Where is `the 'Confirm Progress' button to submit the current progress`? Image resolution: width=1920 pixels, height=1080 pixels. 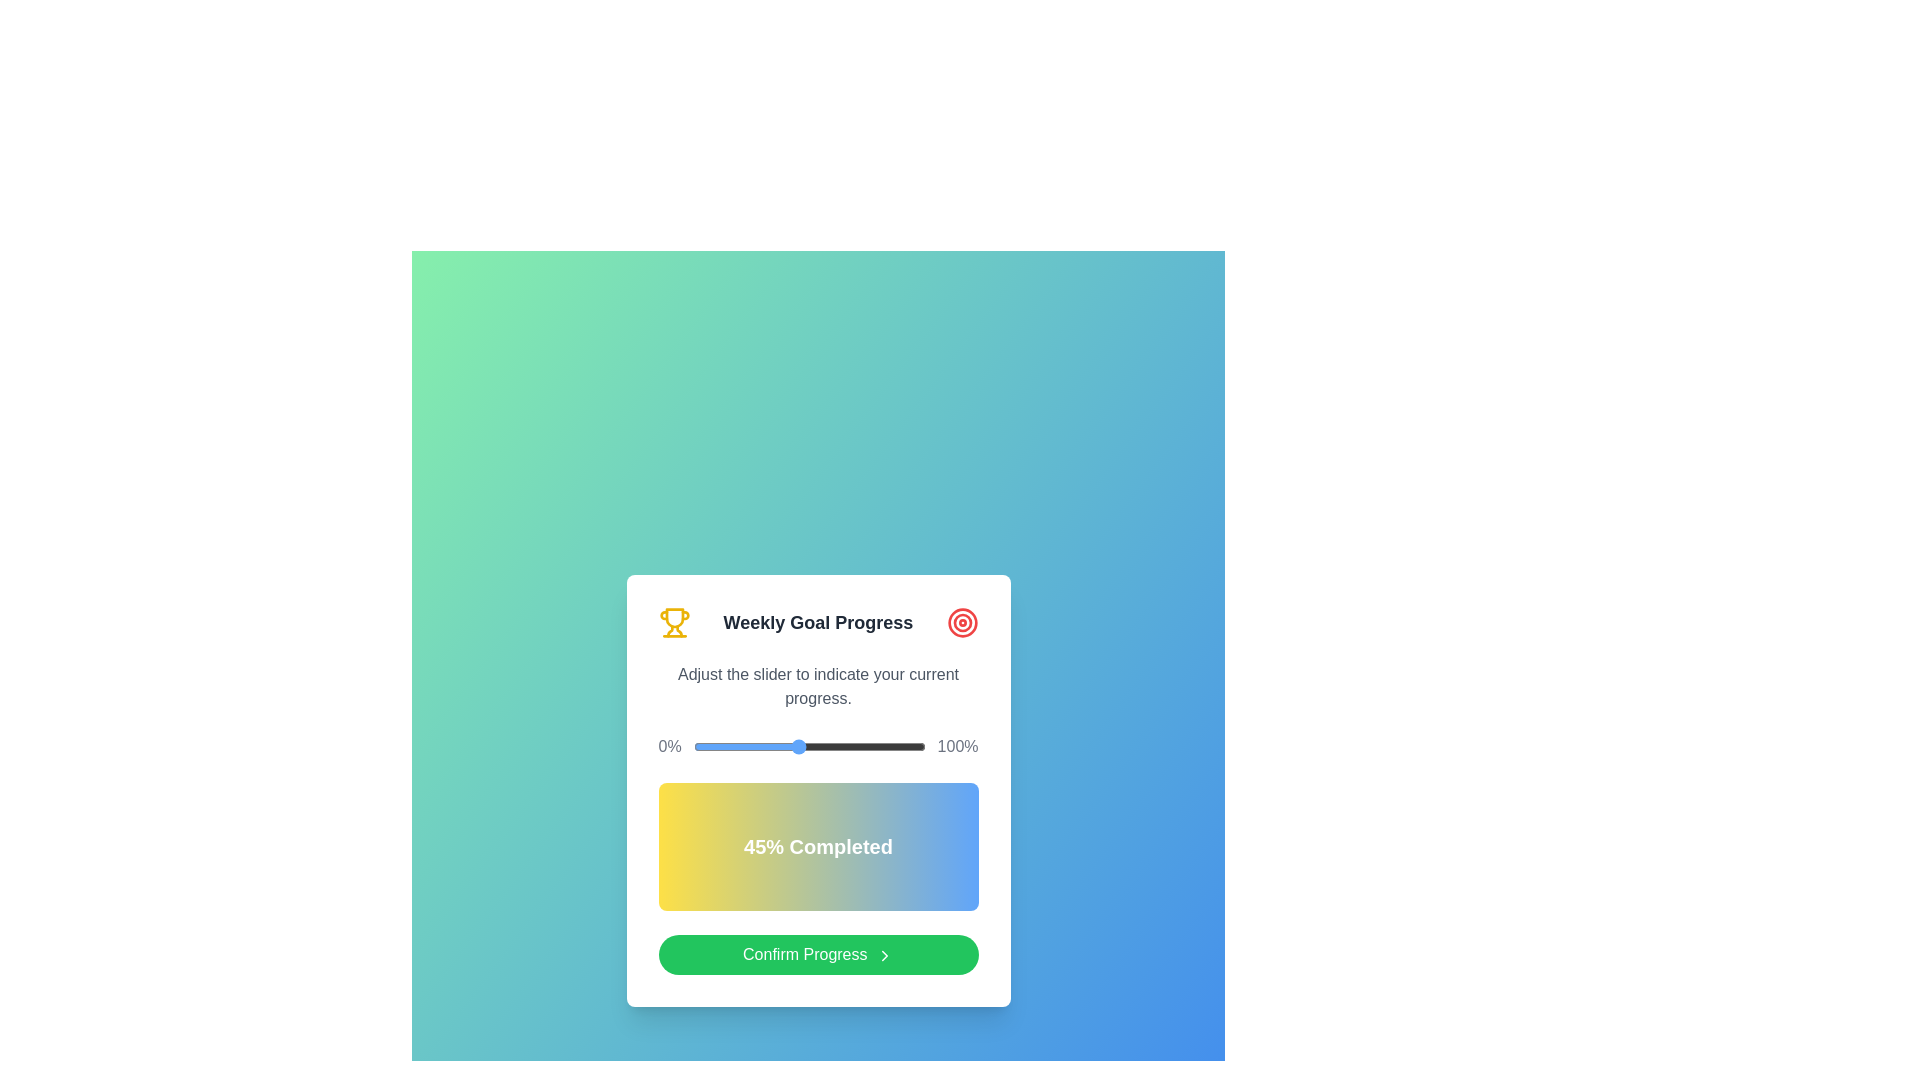 the 'Confirm Progress' button to submit the current progress is located at coordinates (818, 954).